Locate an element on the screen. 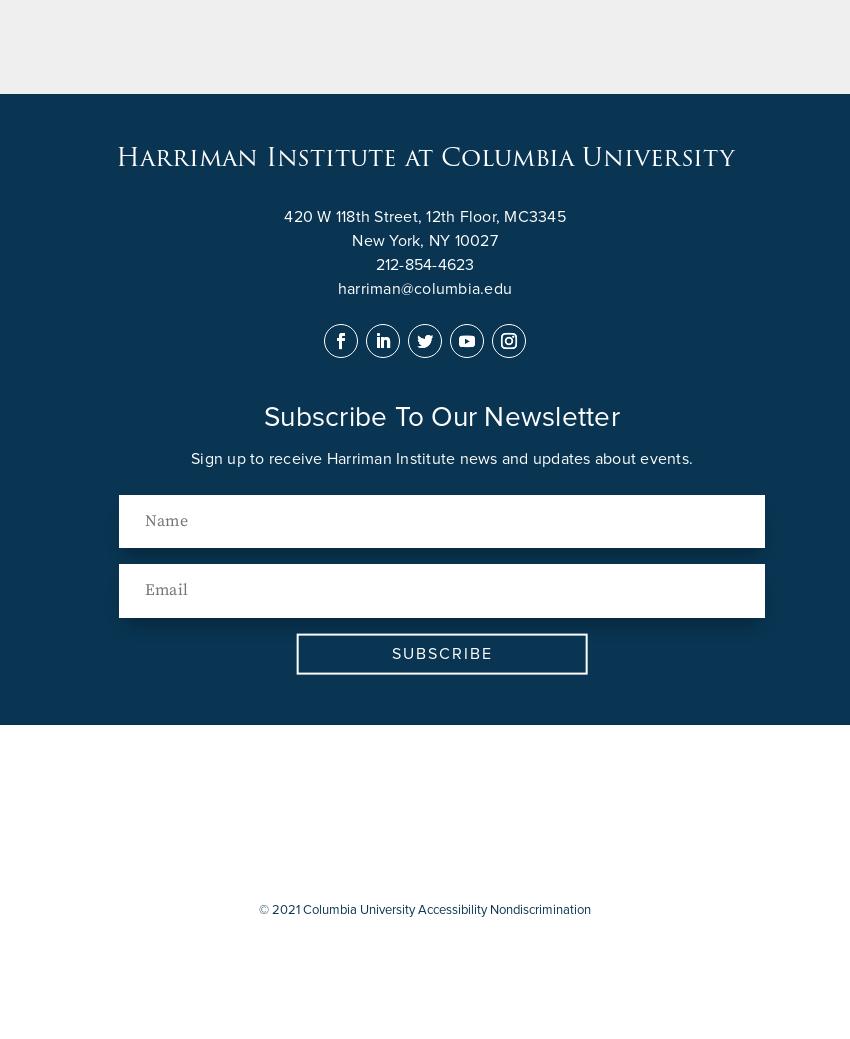 This screenshot has height=1039, width=850. 'Harriman Institute at Columbia University' is located at coordinates (425, 157).